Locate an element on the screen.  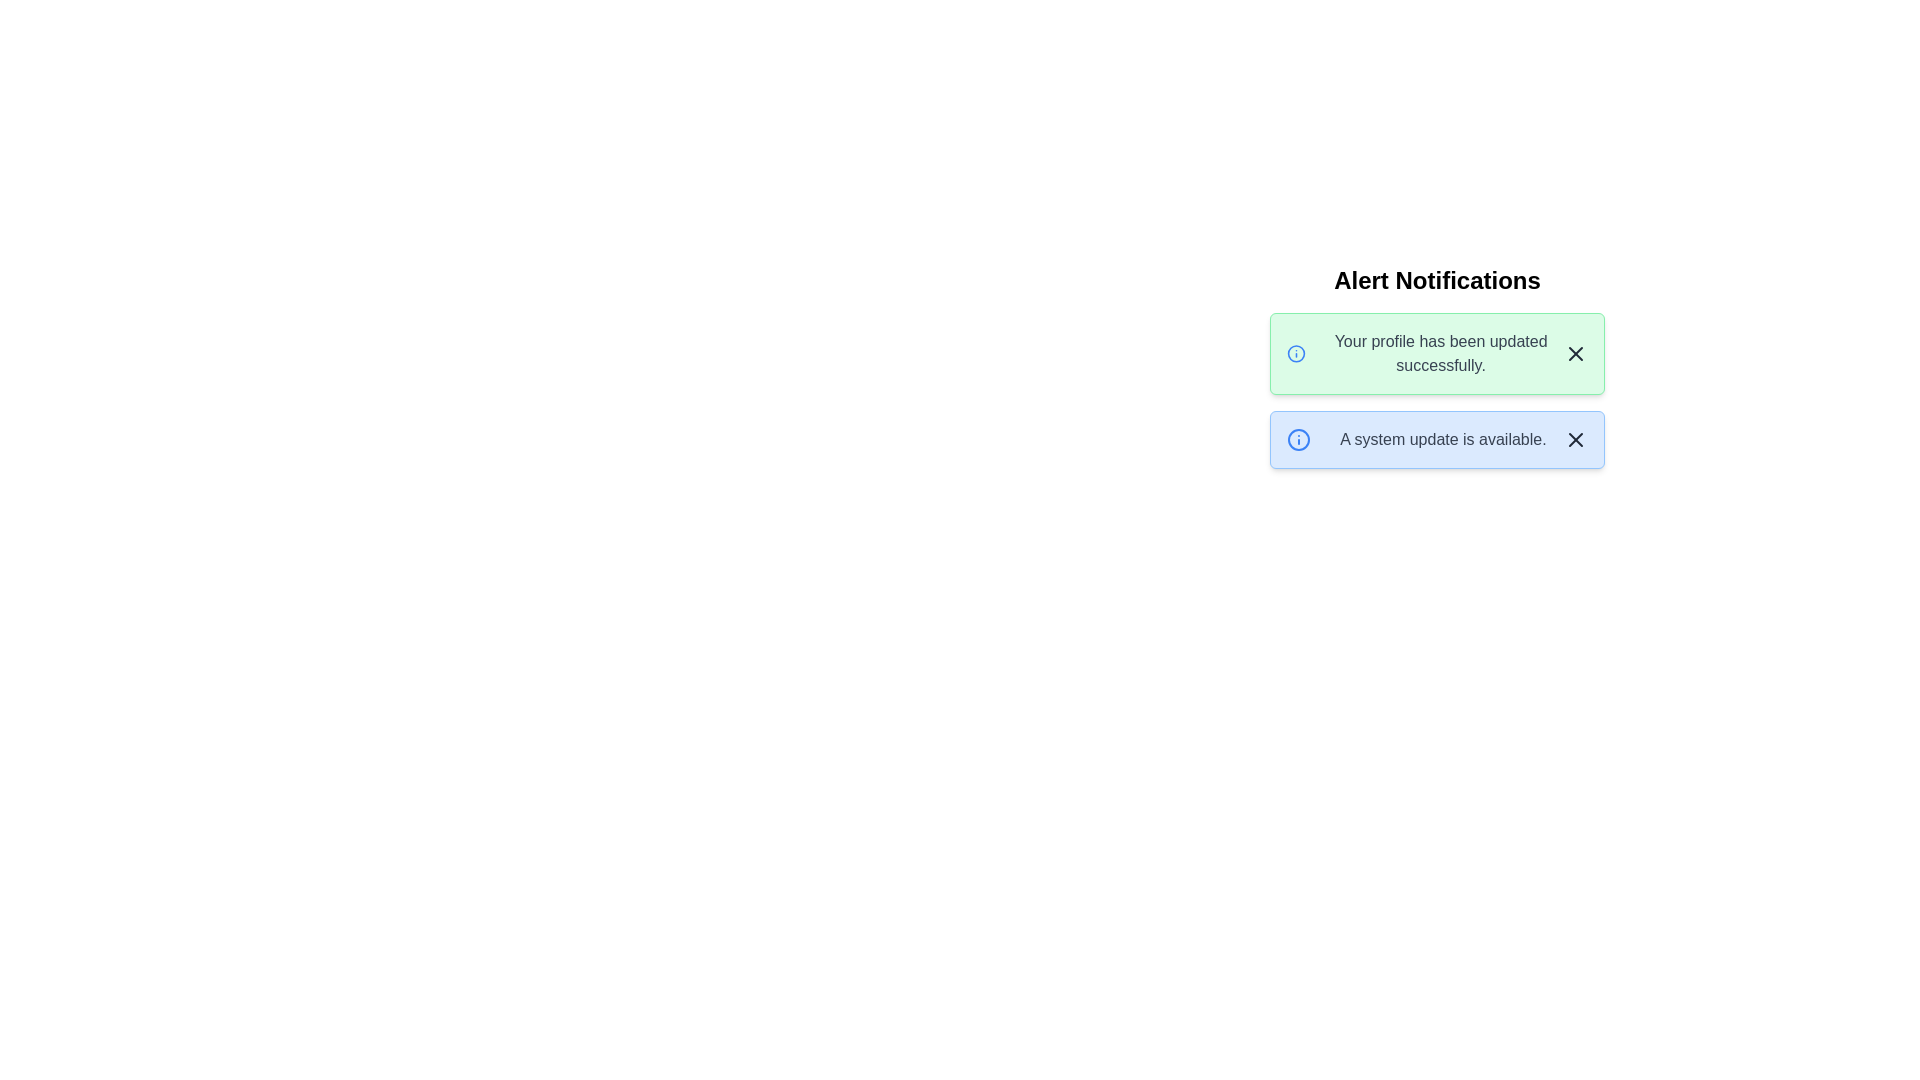
text notification labeled 'A system update is available.' located in the blue alert box at the bottom of the 'Alert Notifications' panel is located at coordinates (1443, 438).